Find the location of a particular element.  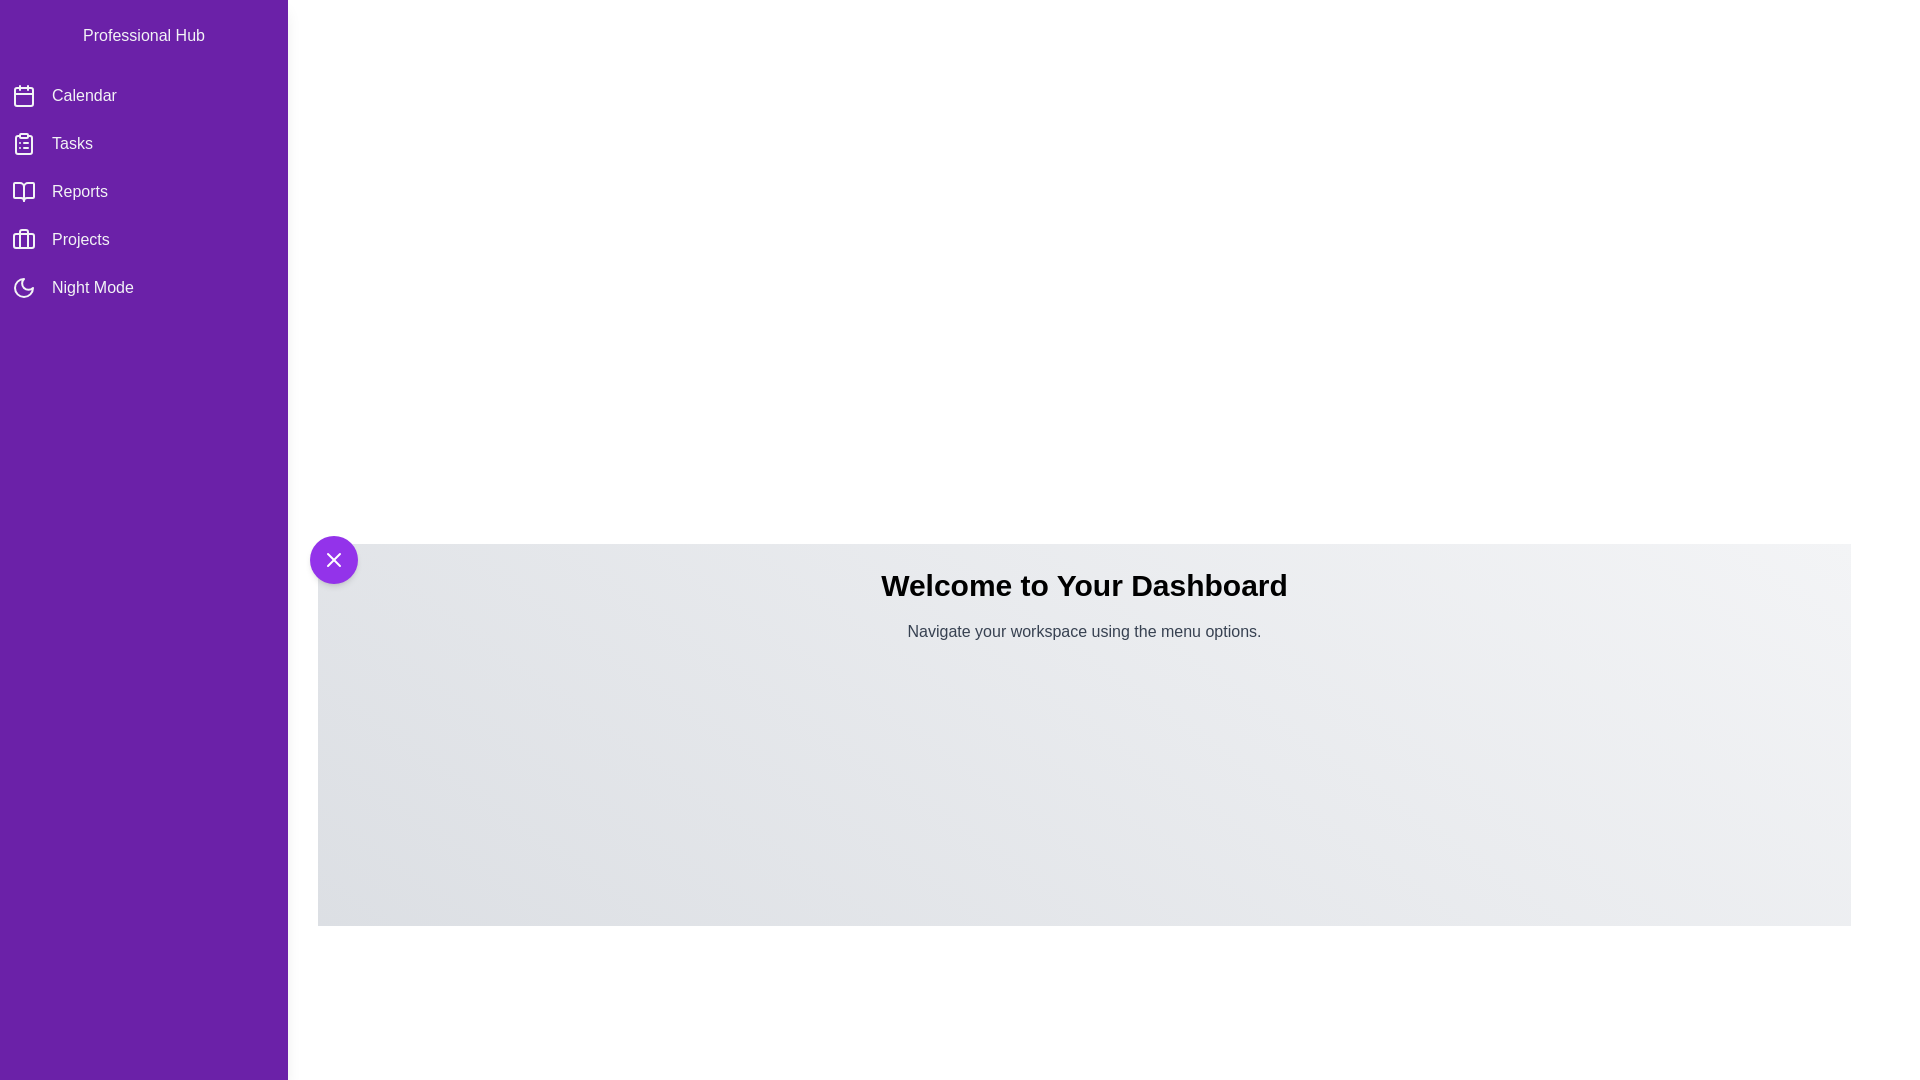

the menu item Reports from the side drawer is located at coordinates (143, 192).